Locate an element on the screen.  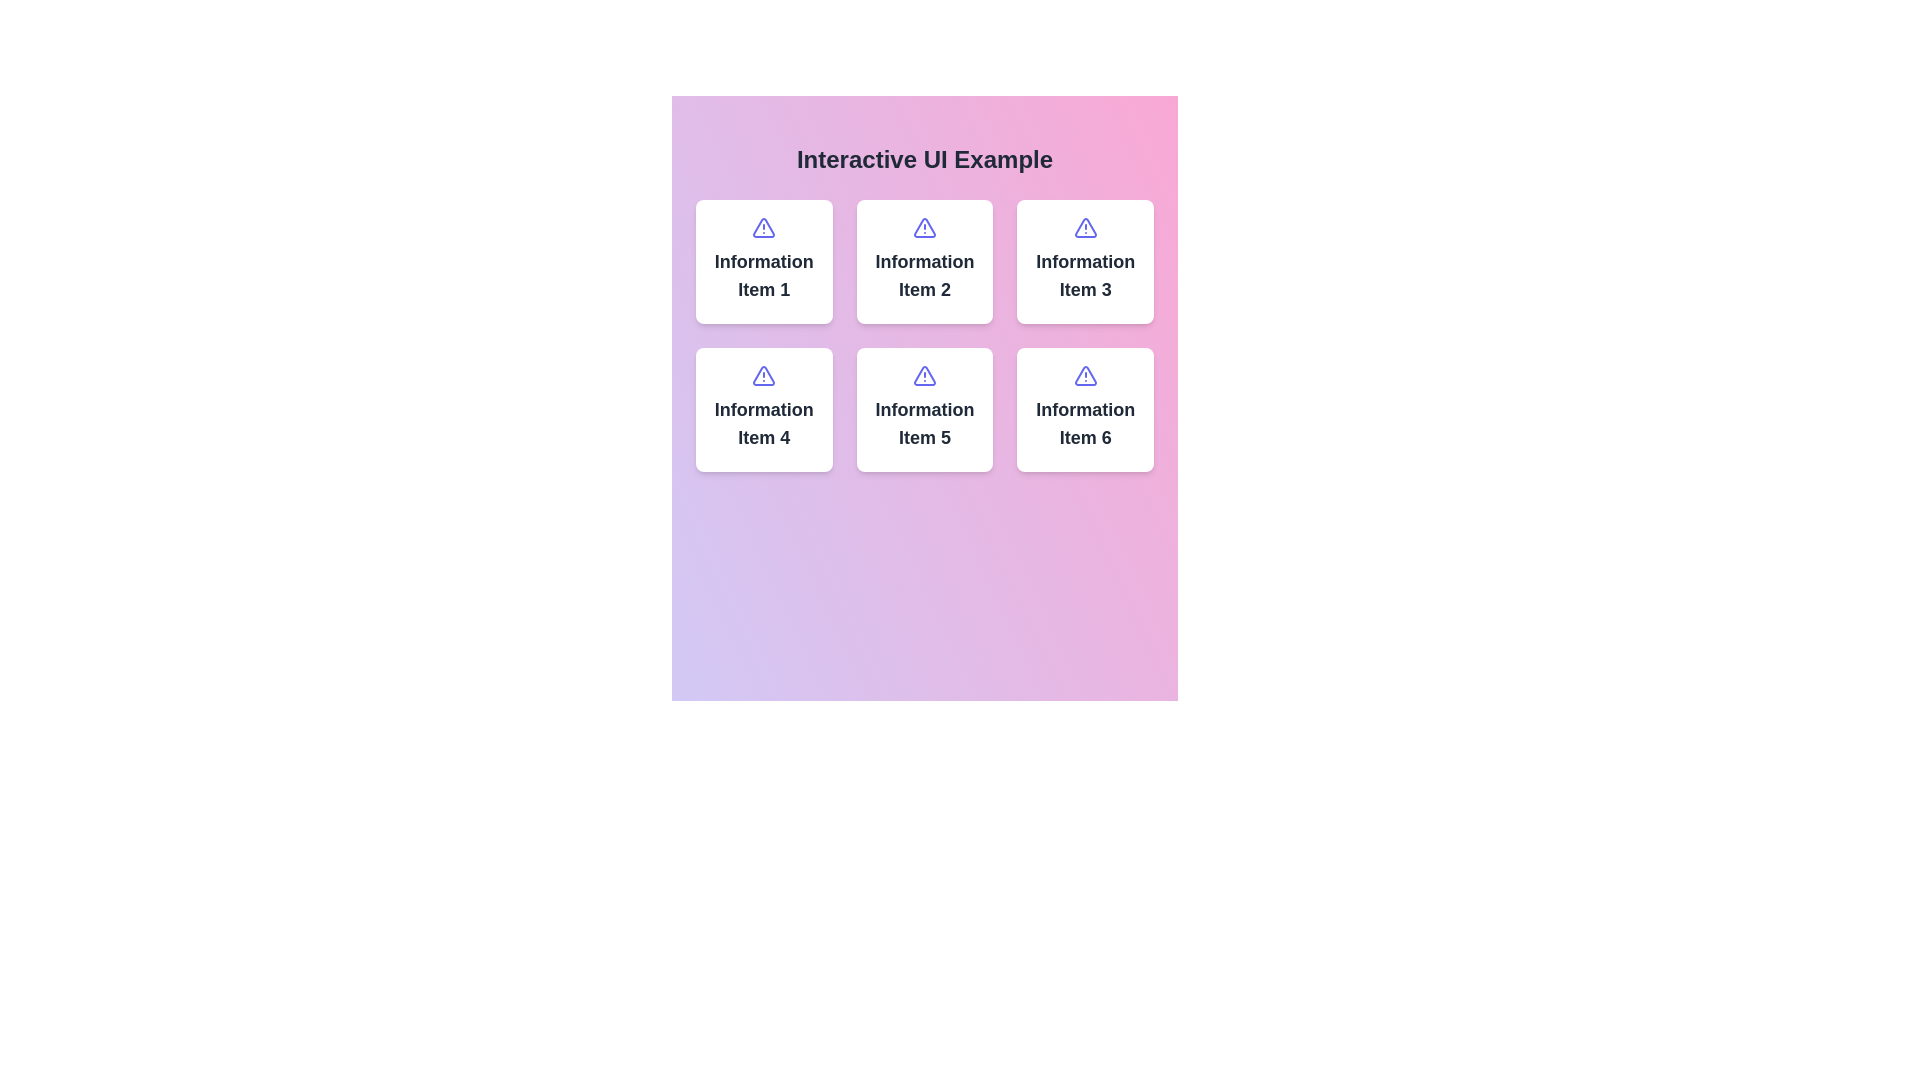
the text label displaying 'Information Item 5', which is located in the middle row and second column of a three-by-two grid layout, positioned below the corresponding icon is located at coordinates (924, 423).